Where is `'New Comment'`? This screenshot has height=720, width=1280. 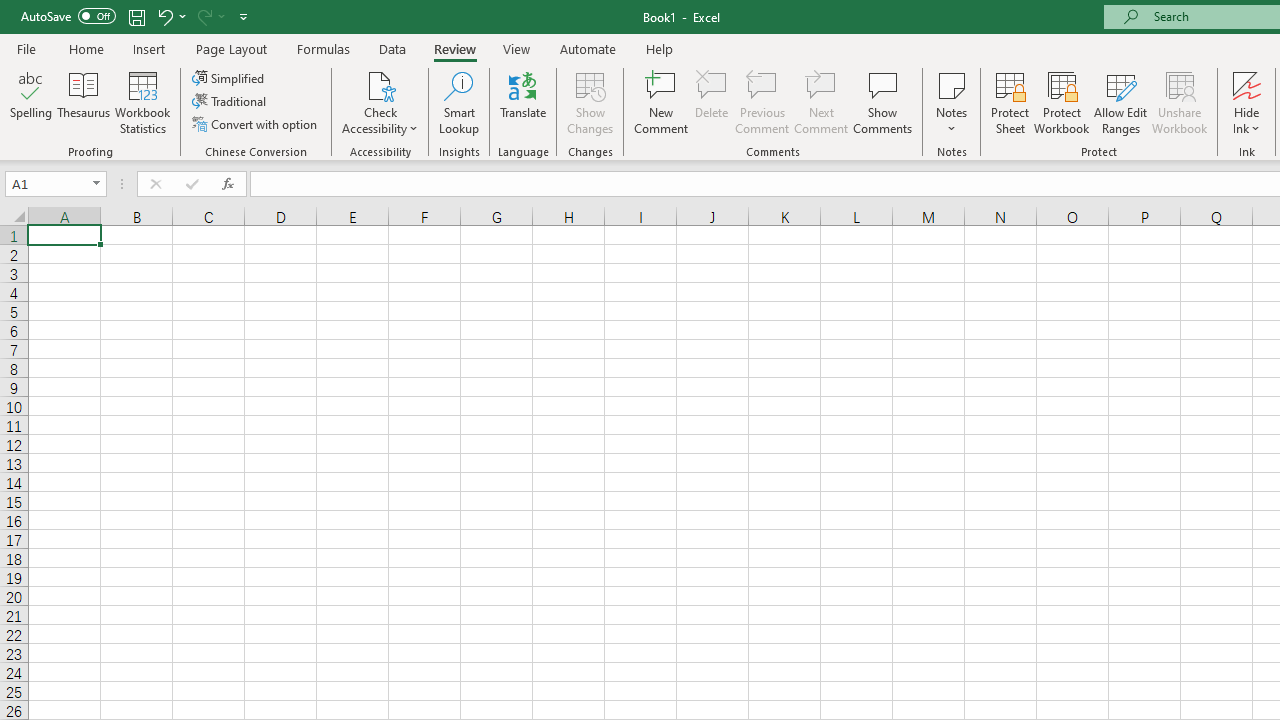 'New Comment' is located at coordinates (661, 103).